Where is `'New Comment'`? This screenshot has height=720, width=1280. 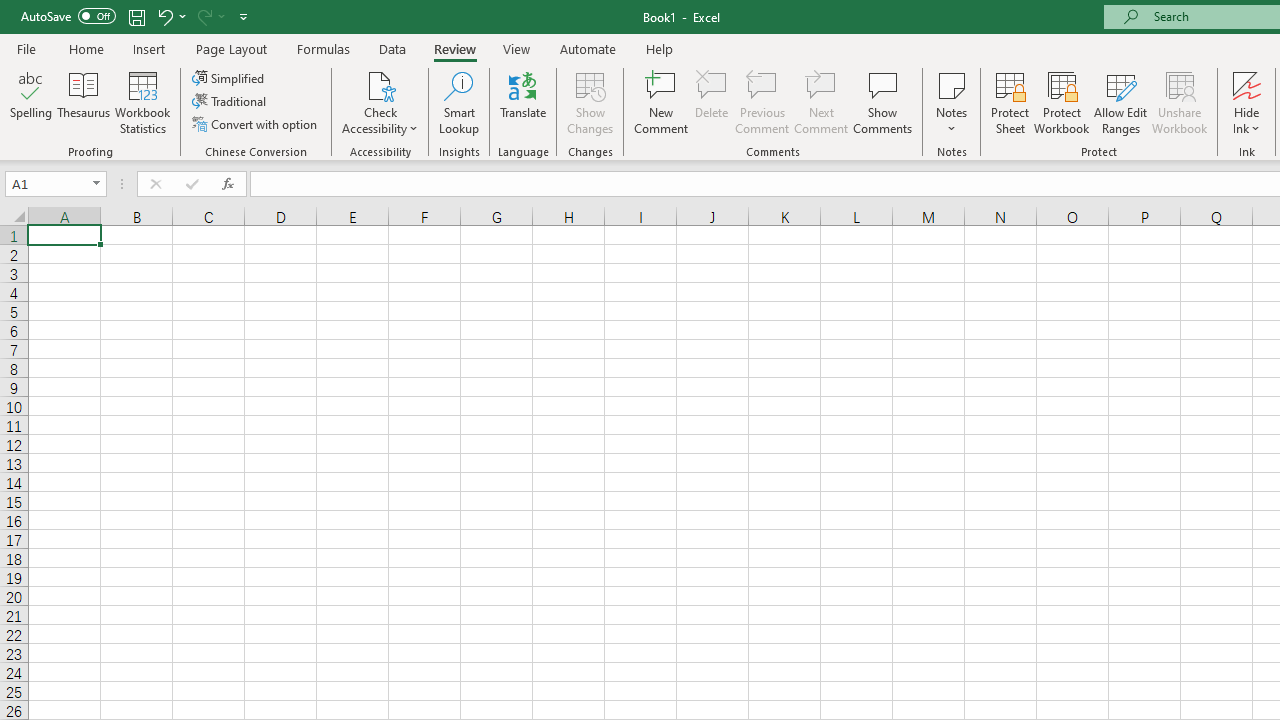 'New Comment' is located at coordinates (661, 103).